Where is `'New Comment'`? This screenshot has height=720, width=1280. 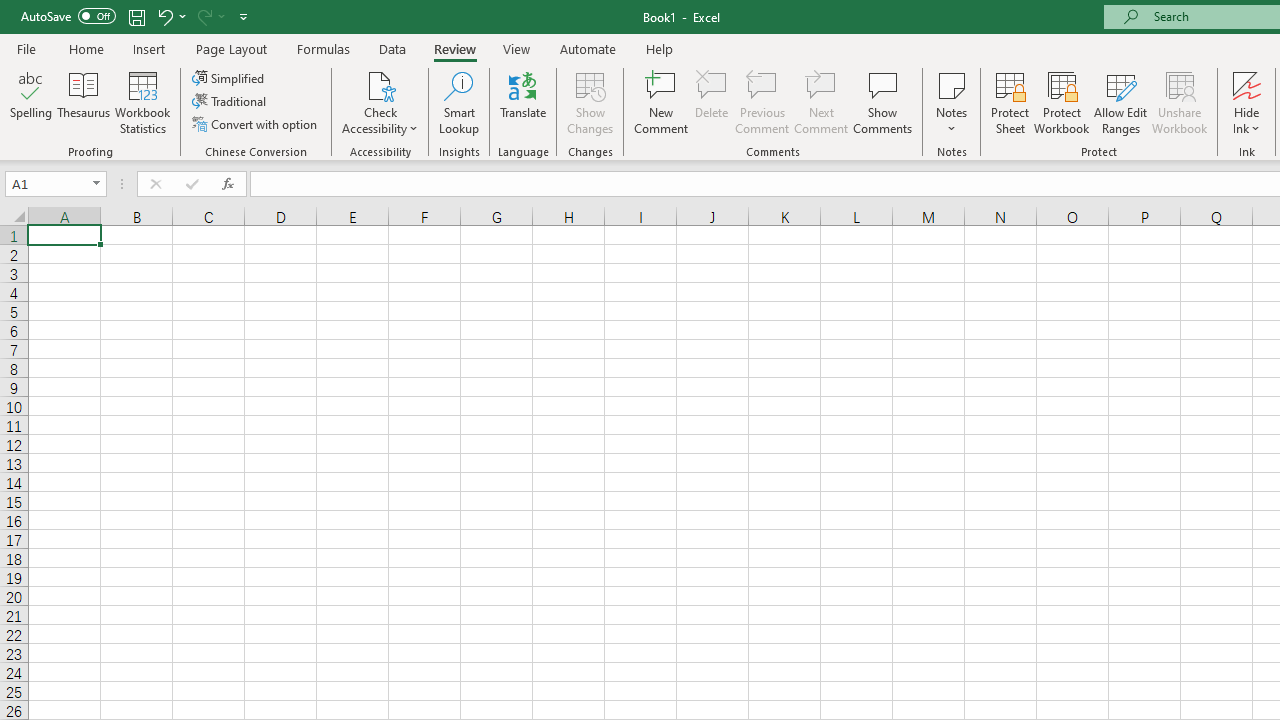 'New Comment' is located at coordinates (661, 103).